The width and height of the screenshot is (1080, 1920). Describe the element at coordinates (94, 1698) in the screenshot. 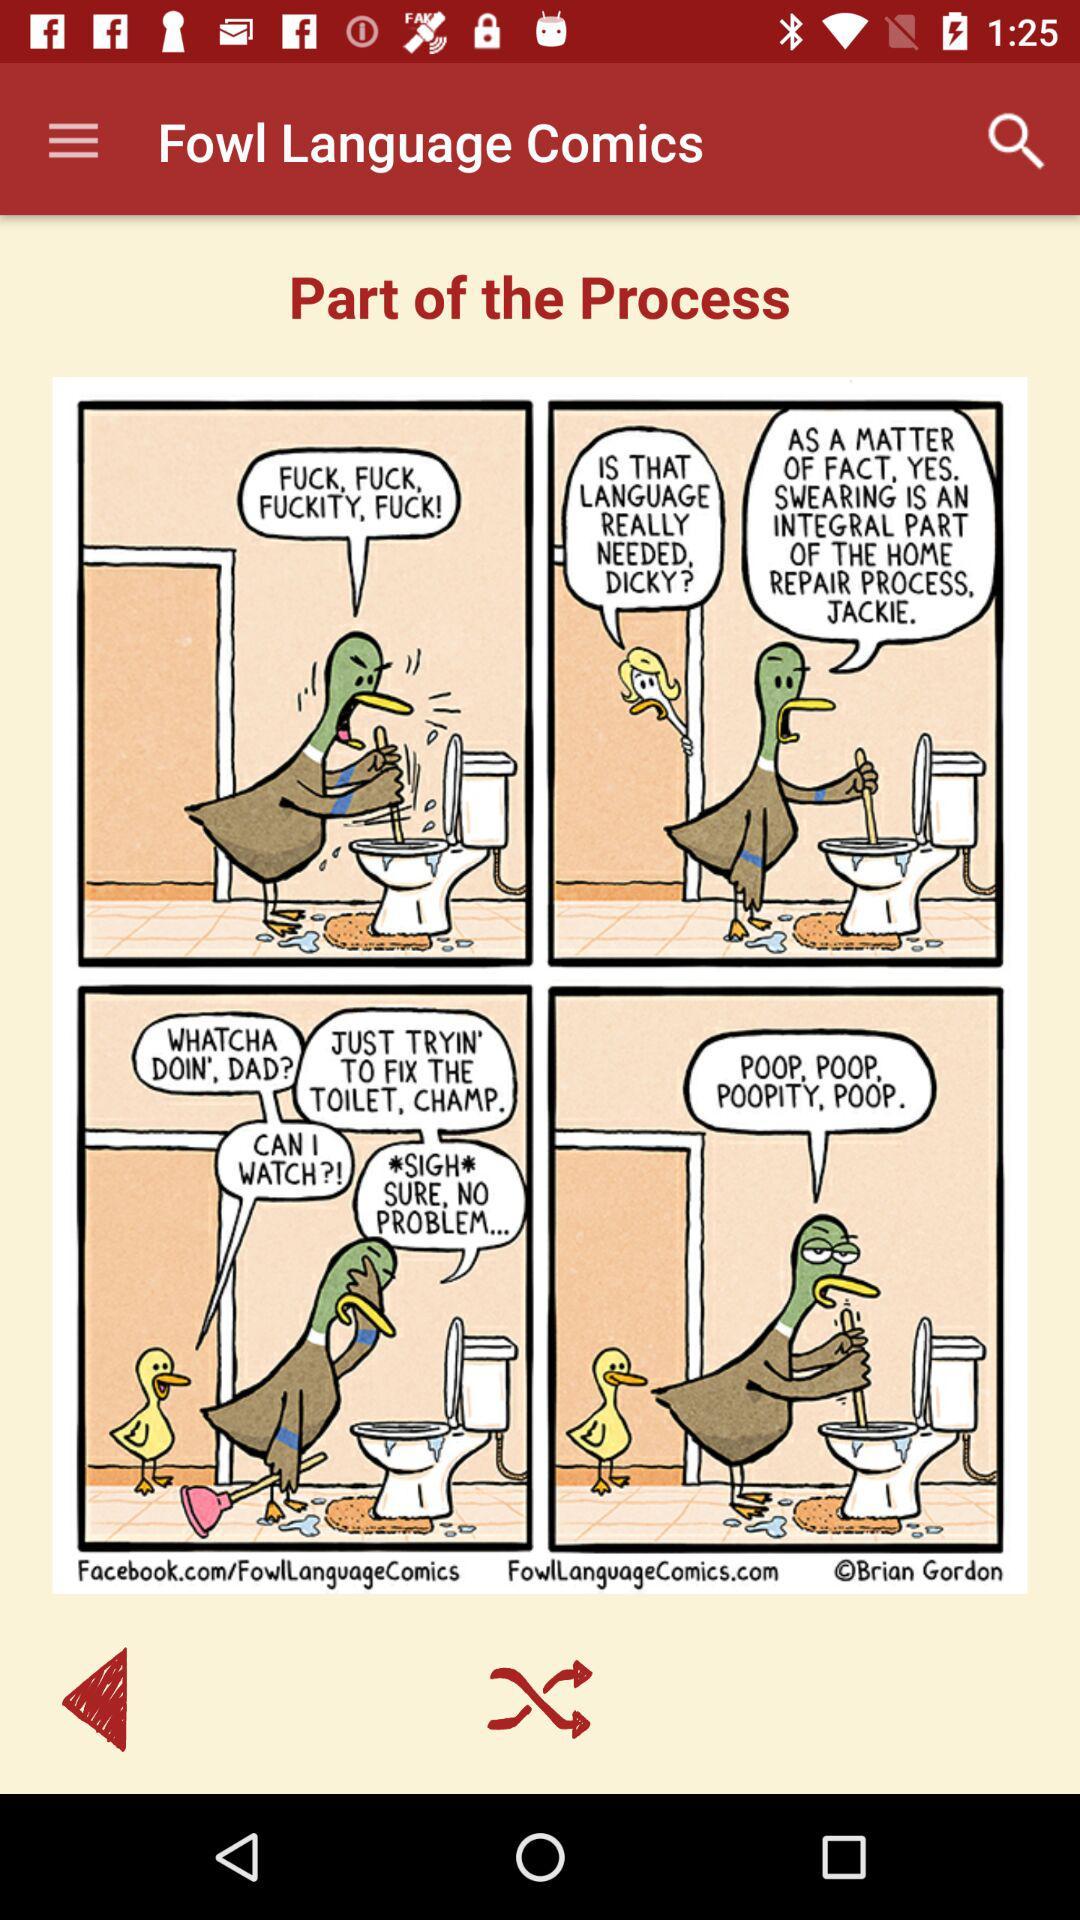

I see `the arrow_backward icon` at that location.